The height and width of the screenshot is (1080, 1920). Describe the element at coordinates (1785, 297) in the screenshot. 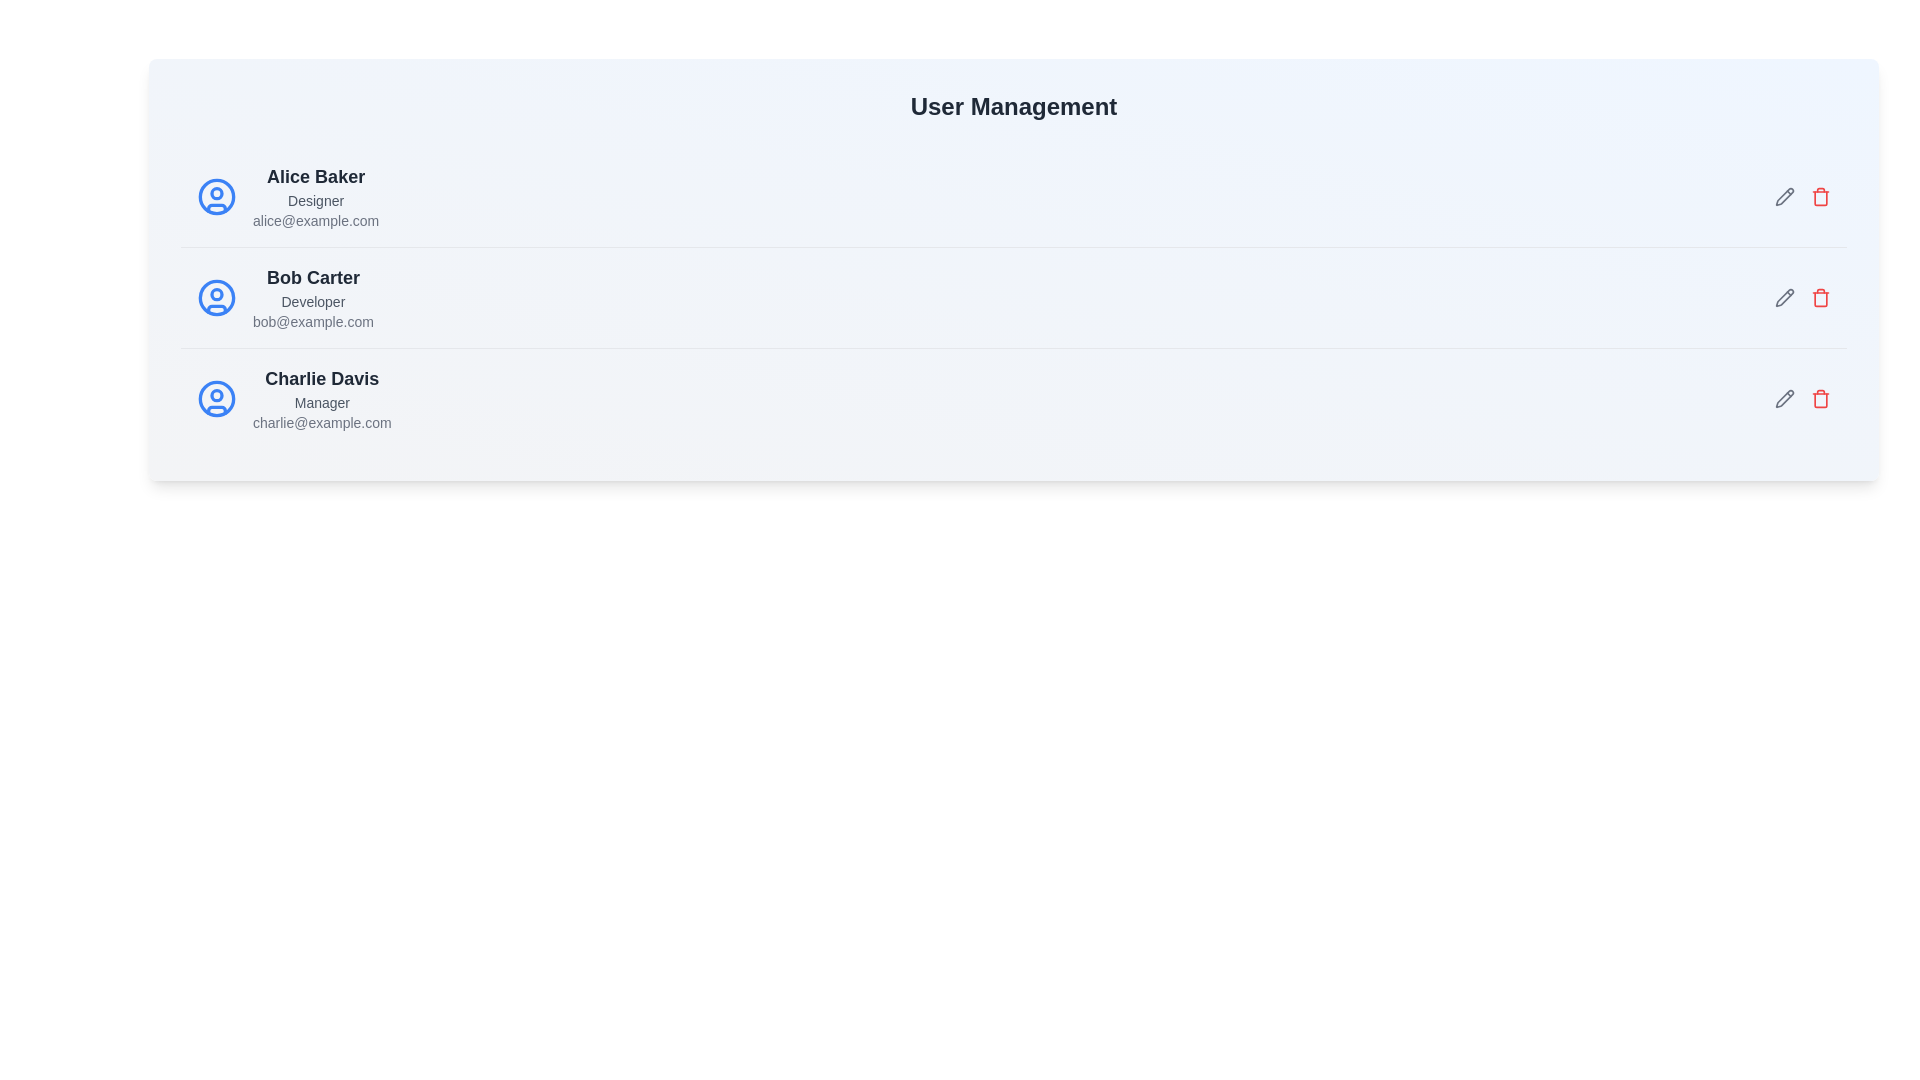

I see `the edit icon for the user Bob Carter` at that location.